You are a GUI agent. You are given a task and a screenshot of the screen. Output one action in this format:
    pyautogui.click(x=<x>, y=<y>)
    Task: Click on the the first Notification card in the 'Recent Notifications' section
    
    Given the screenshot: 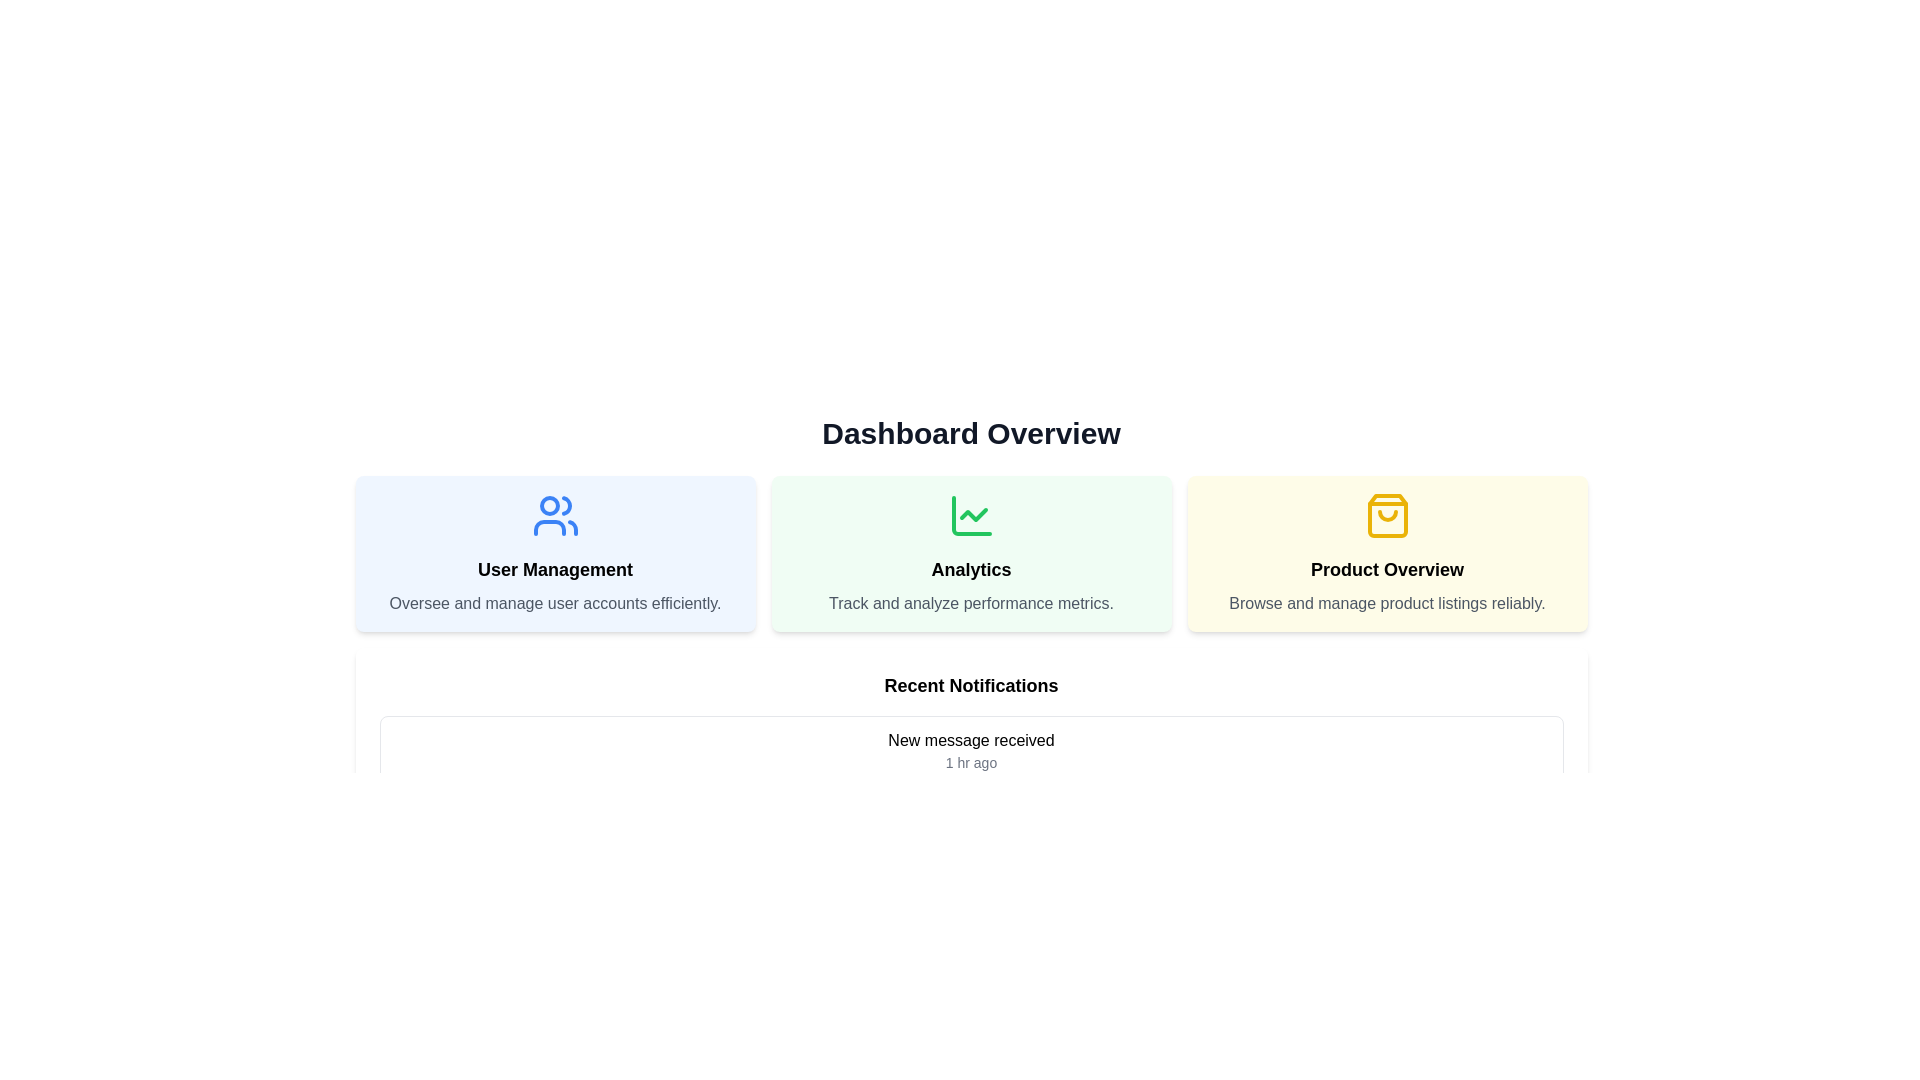 What is the action you would take?
    pyautogui.click(x=971, y=751)
    